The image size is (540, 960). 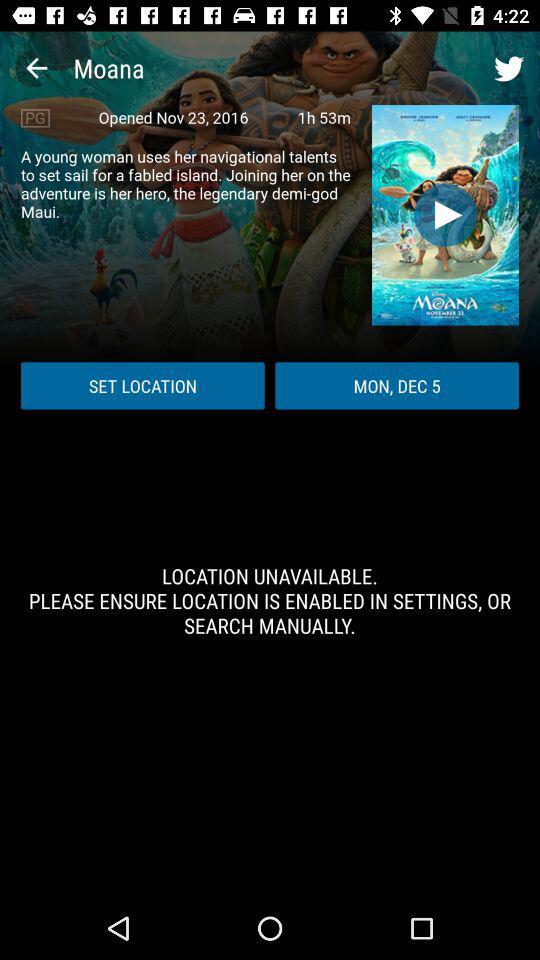 What do you see at coordinates (141, 384) in the screenshot?
I see `item below a young woman icon` at bounding box center [141, 384].